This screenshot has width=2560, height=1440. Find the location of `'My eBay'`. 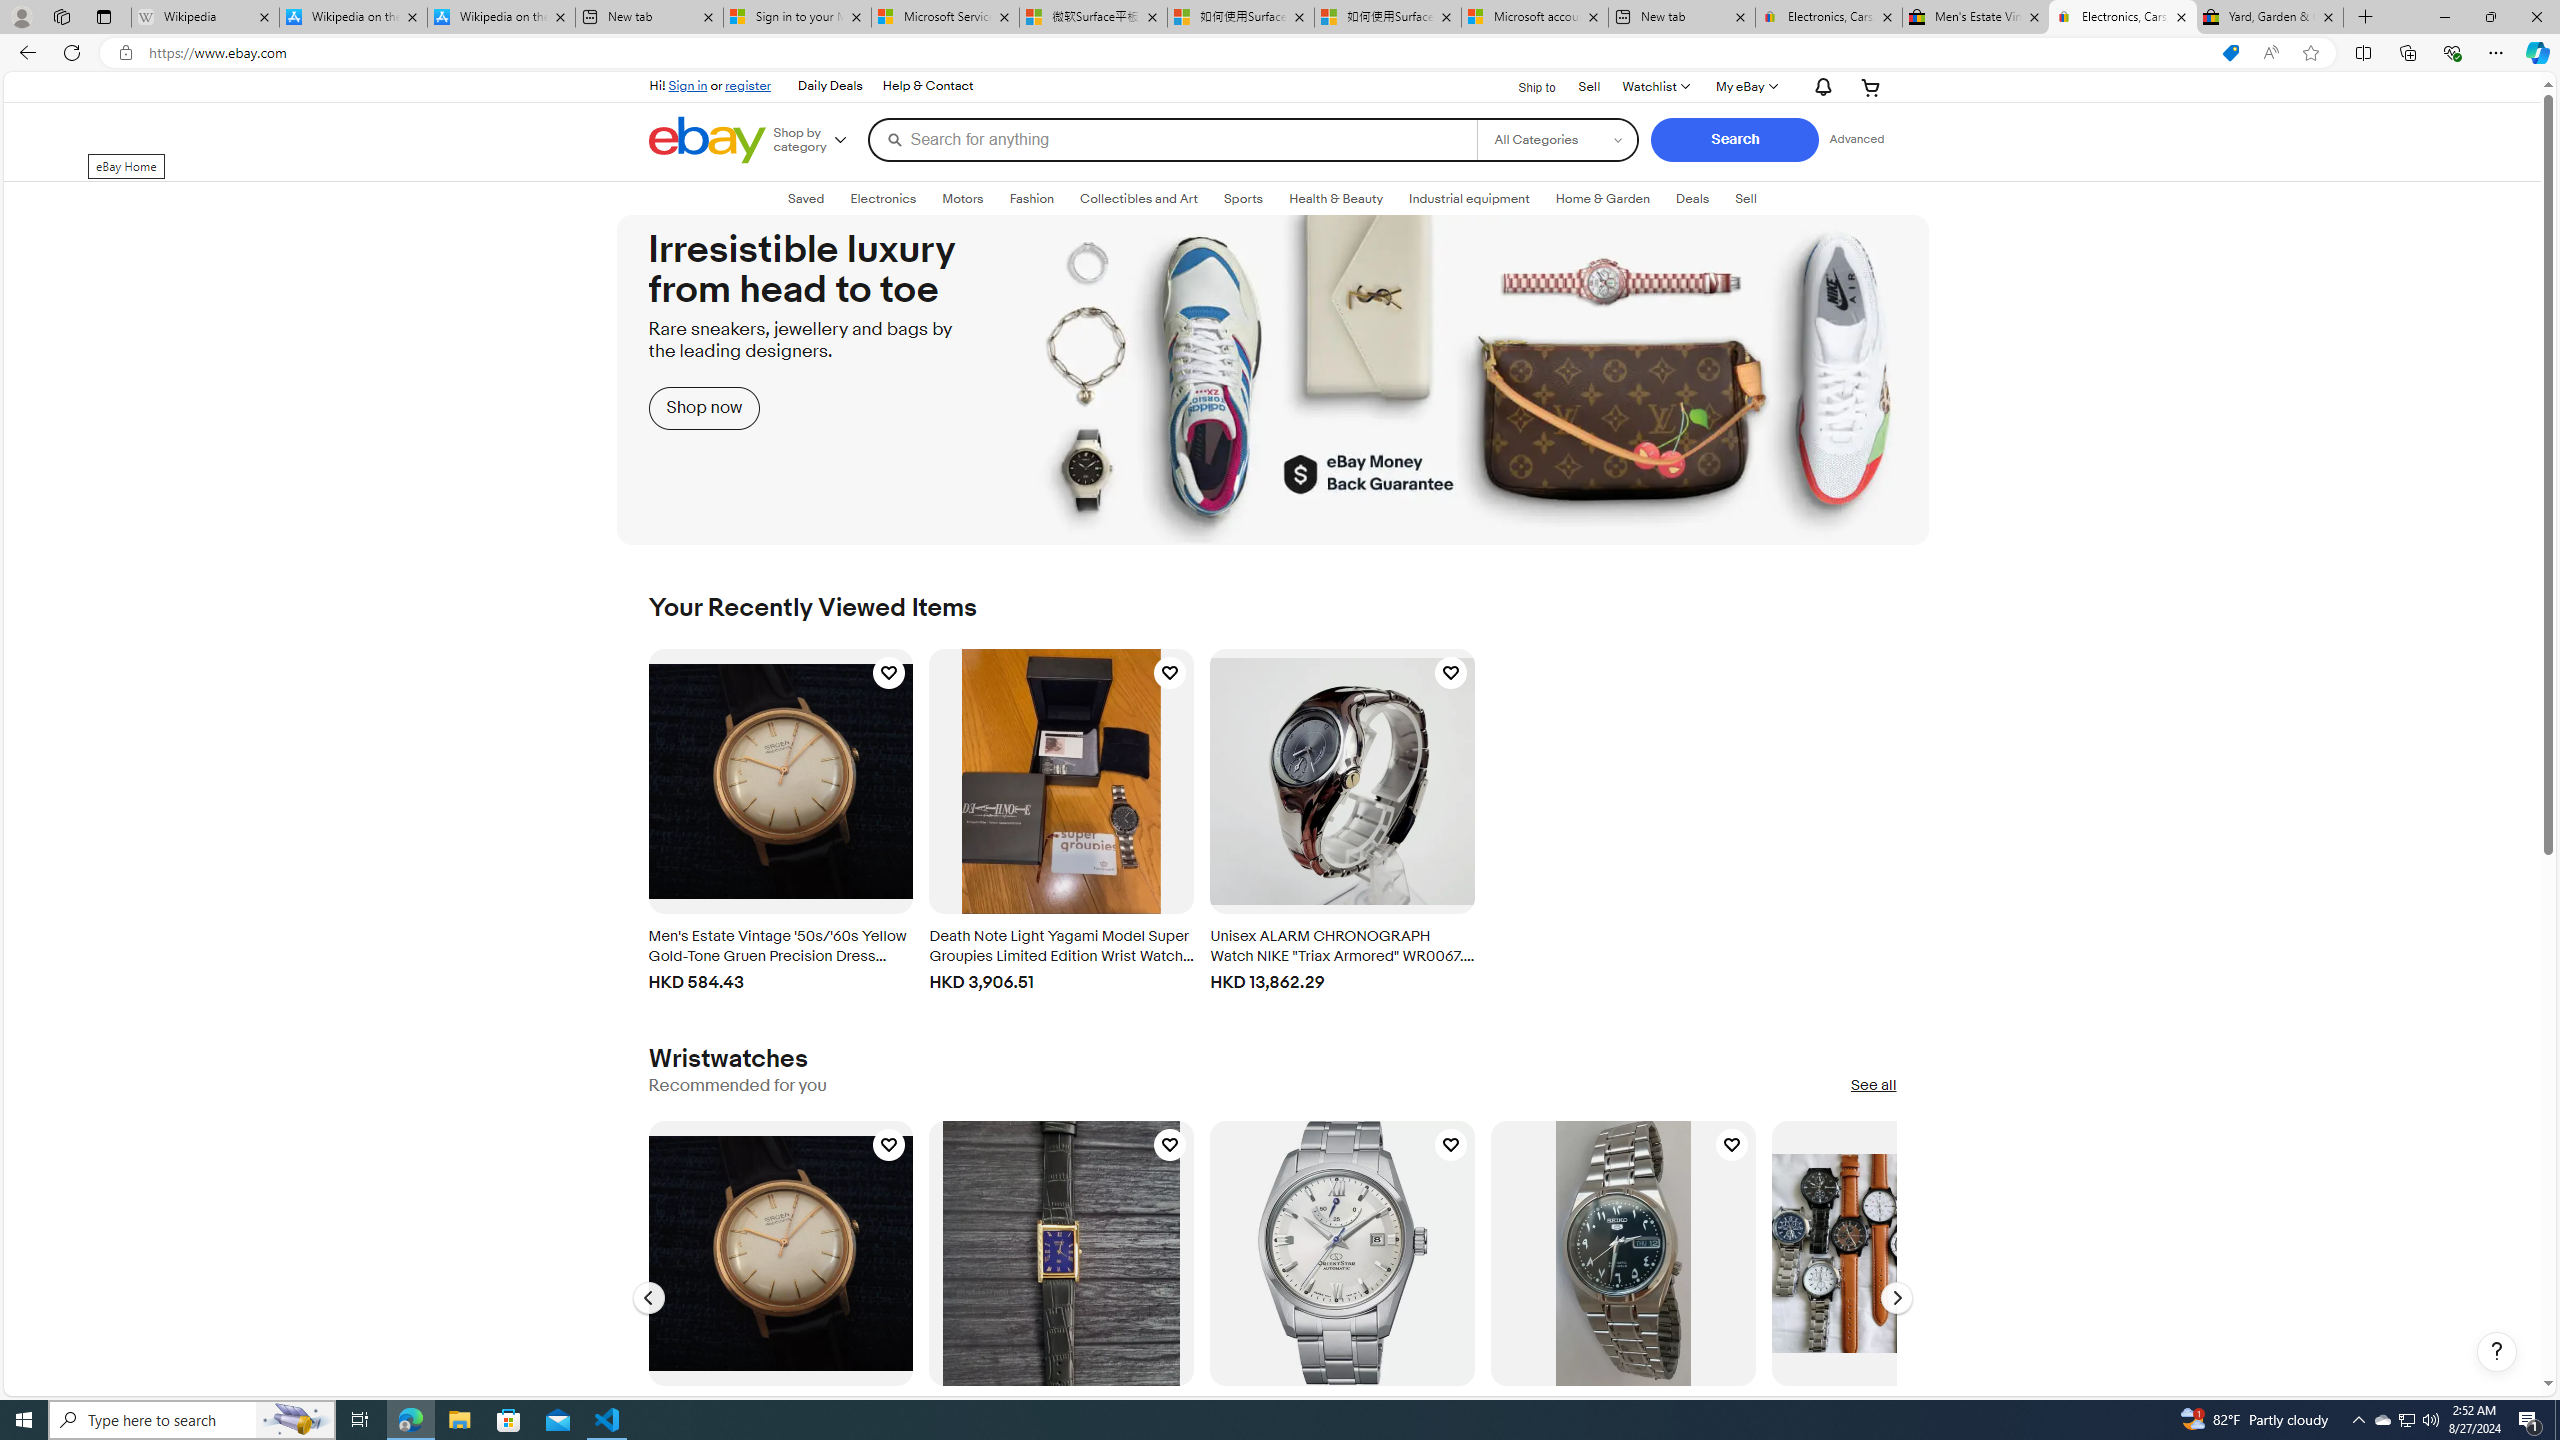

'My eBay' is located at coordinates (1744, 87).